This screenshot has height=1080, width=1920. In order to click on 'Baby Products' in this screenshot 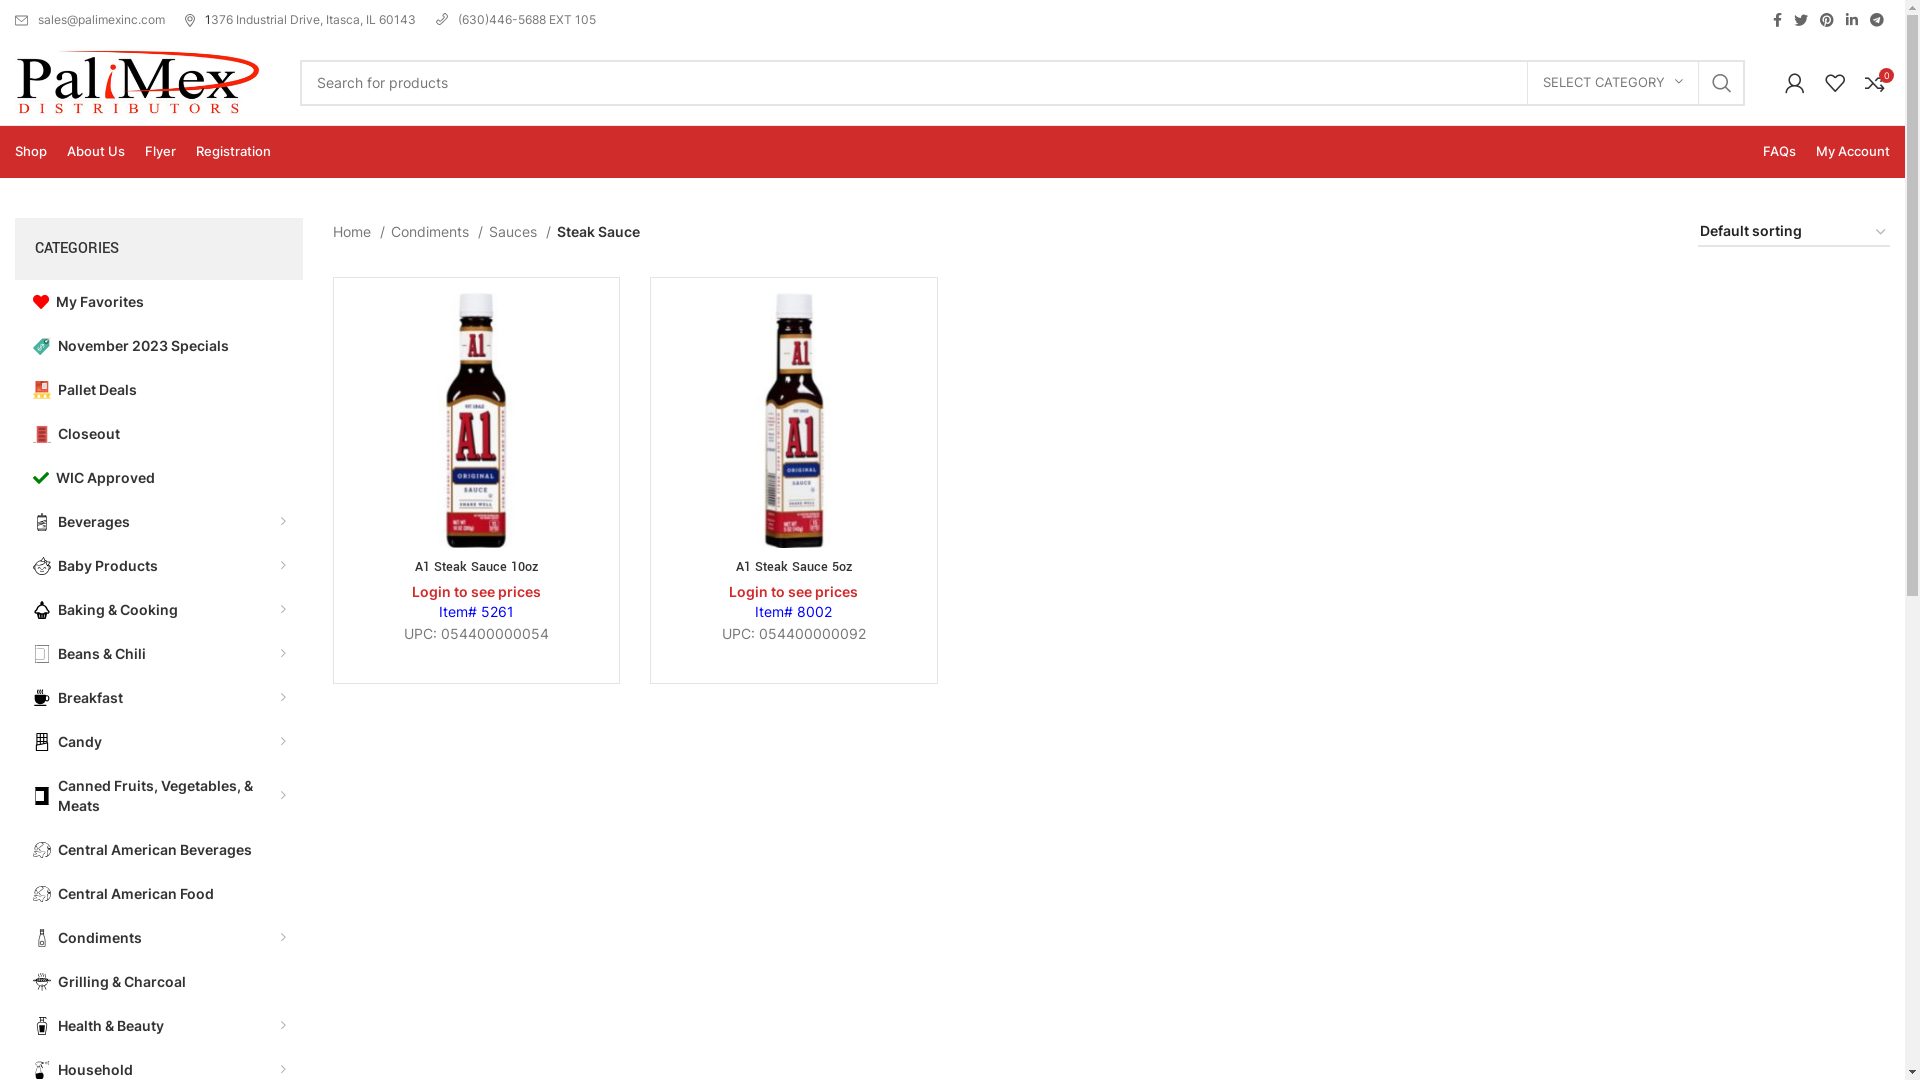, I will do `click(14, 566)`.